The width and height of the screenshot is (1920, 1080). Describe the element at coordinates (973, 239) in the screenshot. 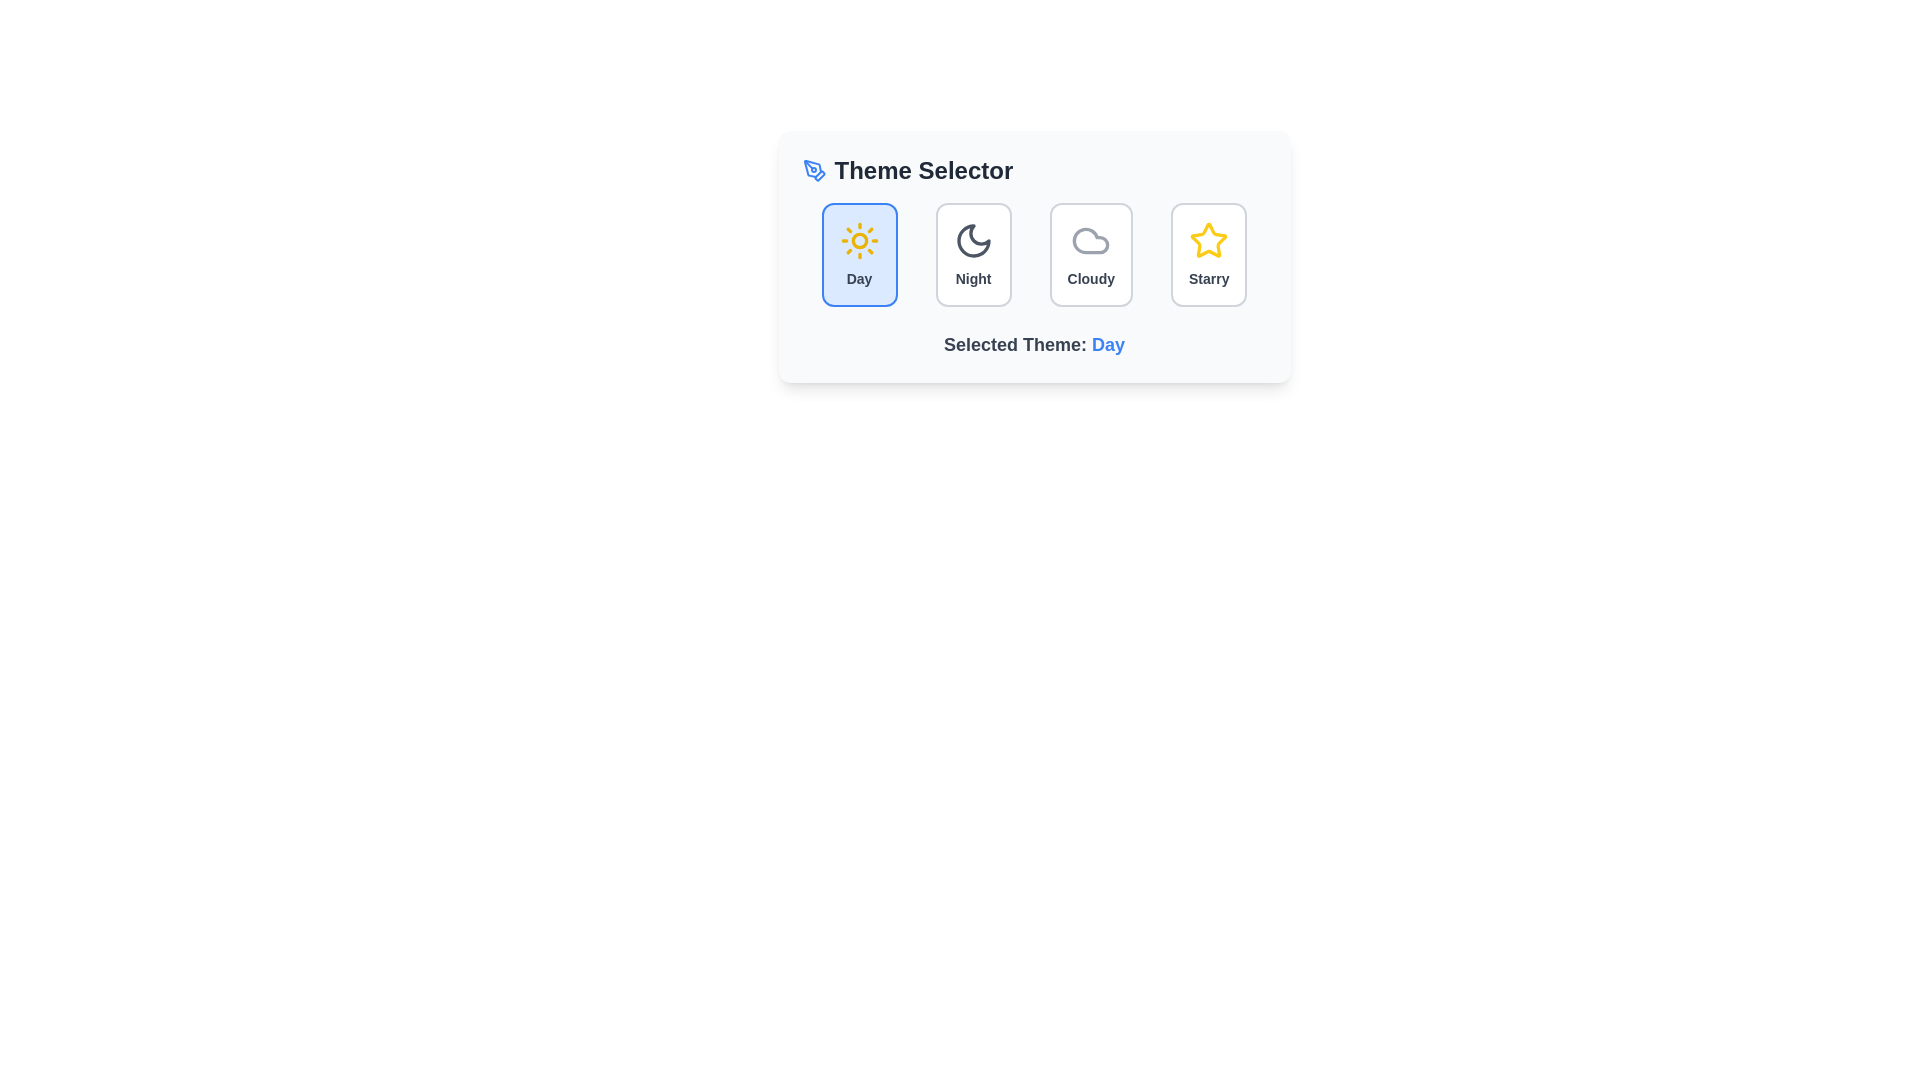

I see `the stylized moon icon located within the 'Night' theme selection button` at that location.